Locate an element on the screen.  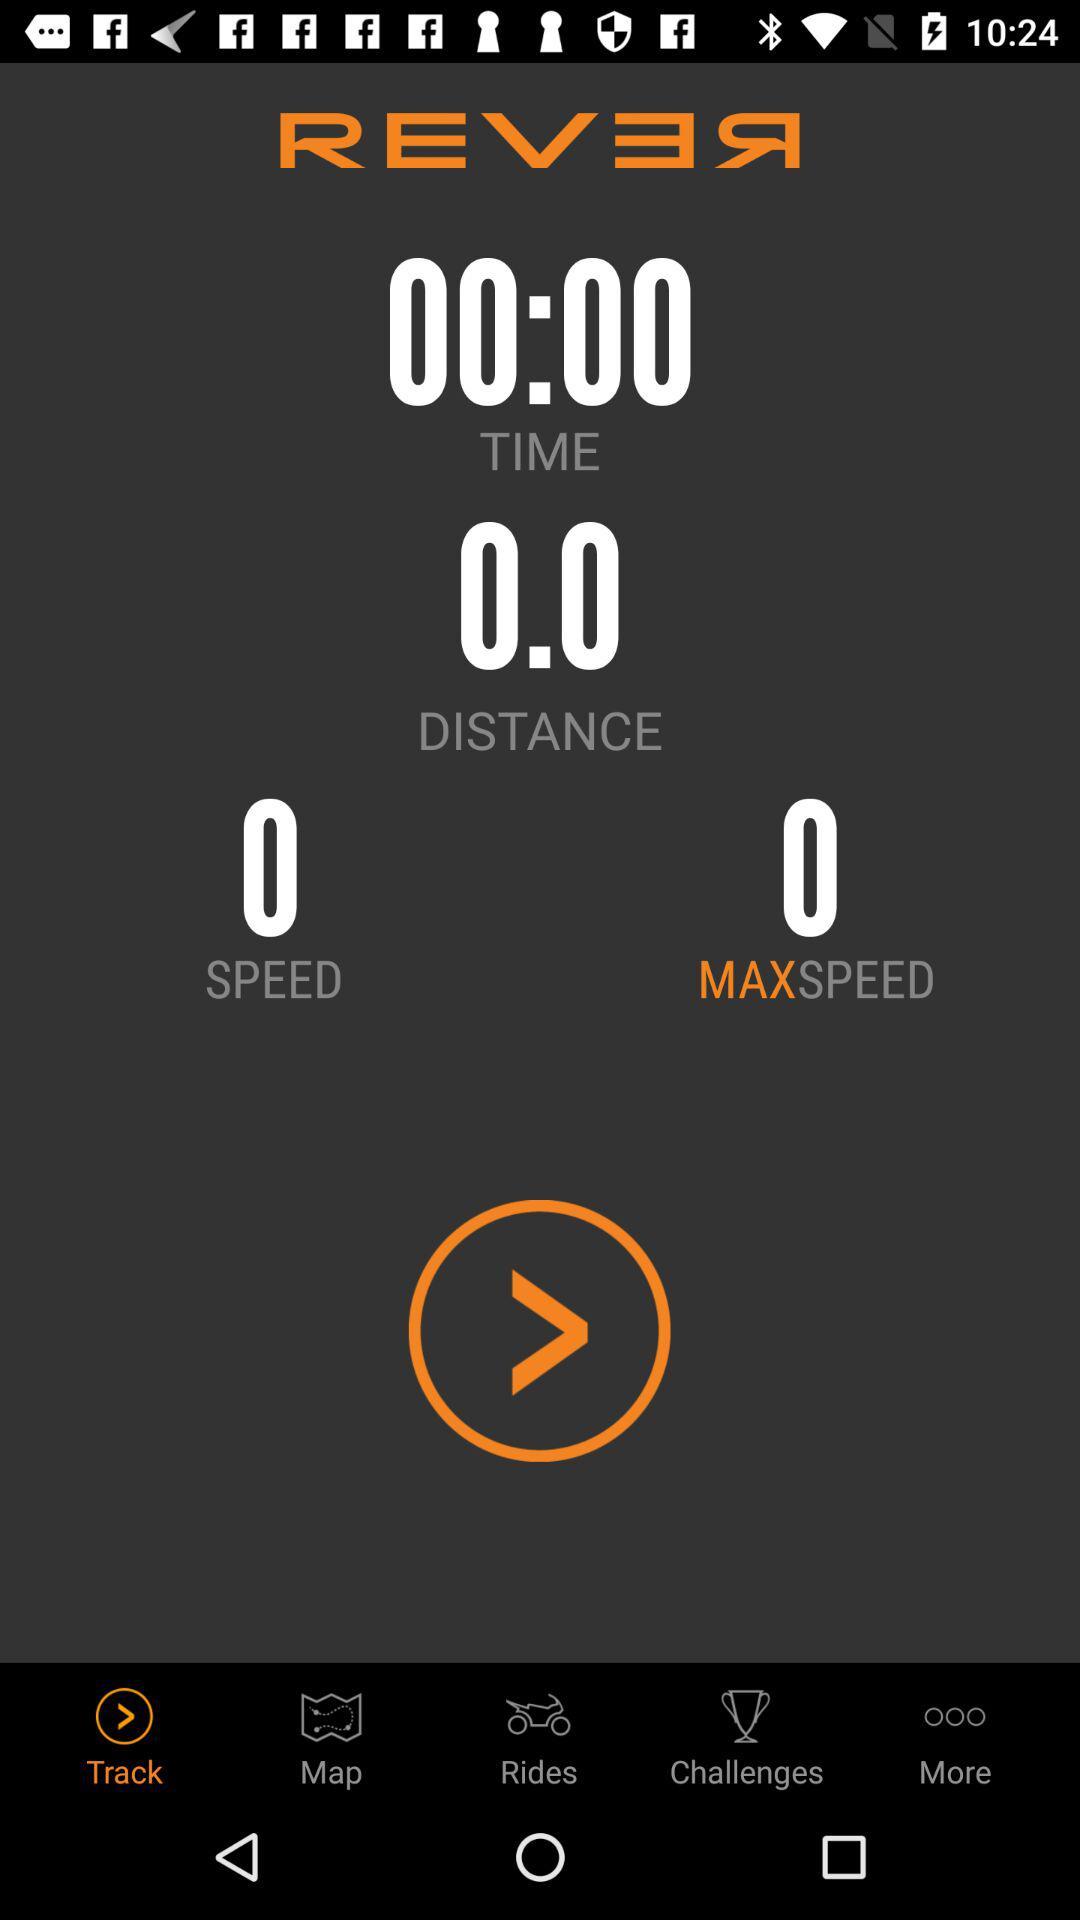
the max is located at coordinates (747, 977).